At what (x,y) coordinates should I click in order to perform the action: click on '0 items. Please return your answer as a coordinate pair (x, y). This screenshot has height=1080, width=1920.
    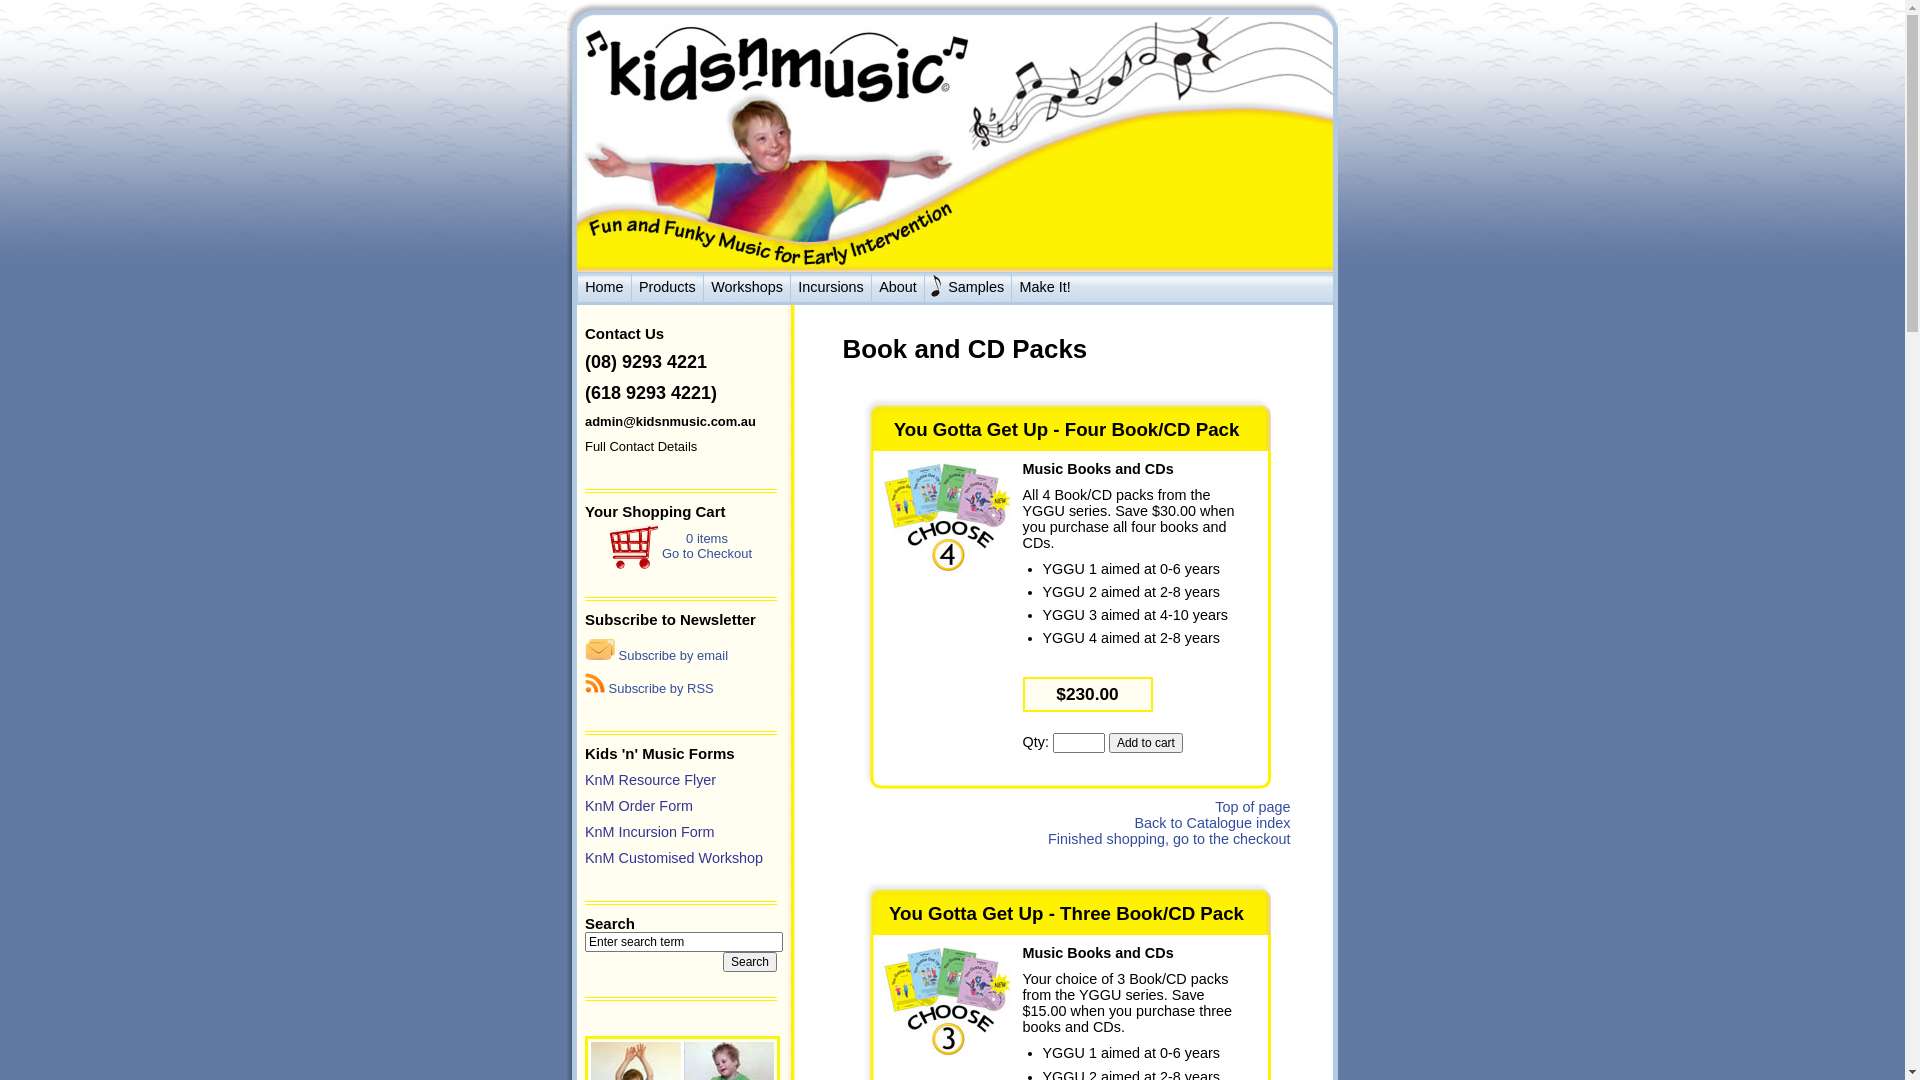
    Looking at the image, I should click on (662, 546).